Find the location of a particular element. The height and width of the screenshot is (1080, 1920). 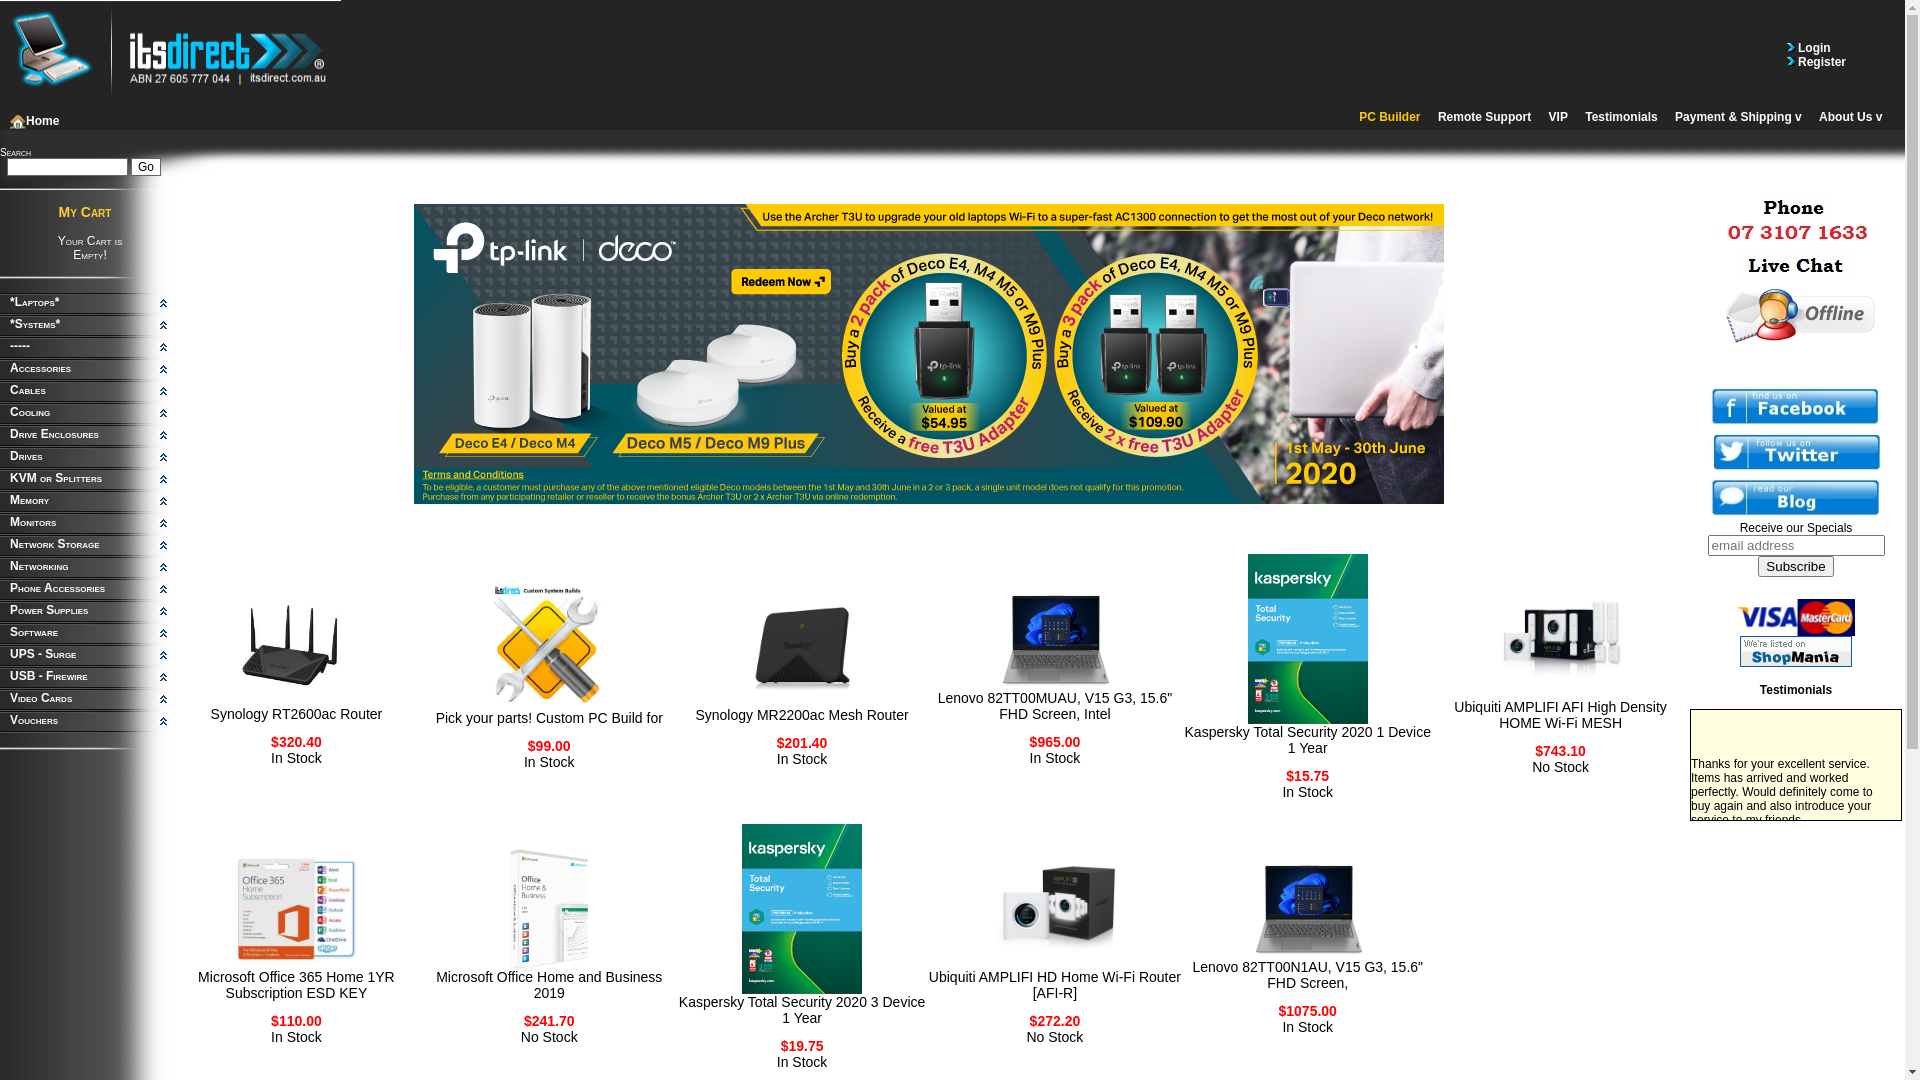

'Register' is located at coordinates (1820, 60).